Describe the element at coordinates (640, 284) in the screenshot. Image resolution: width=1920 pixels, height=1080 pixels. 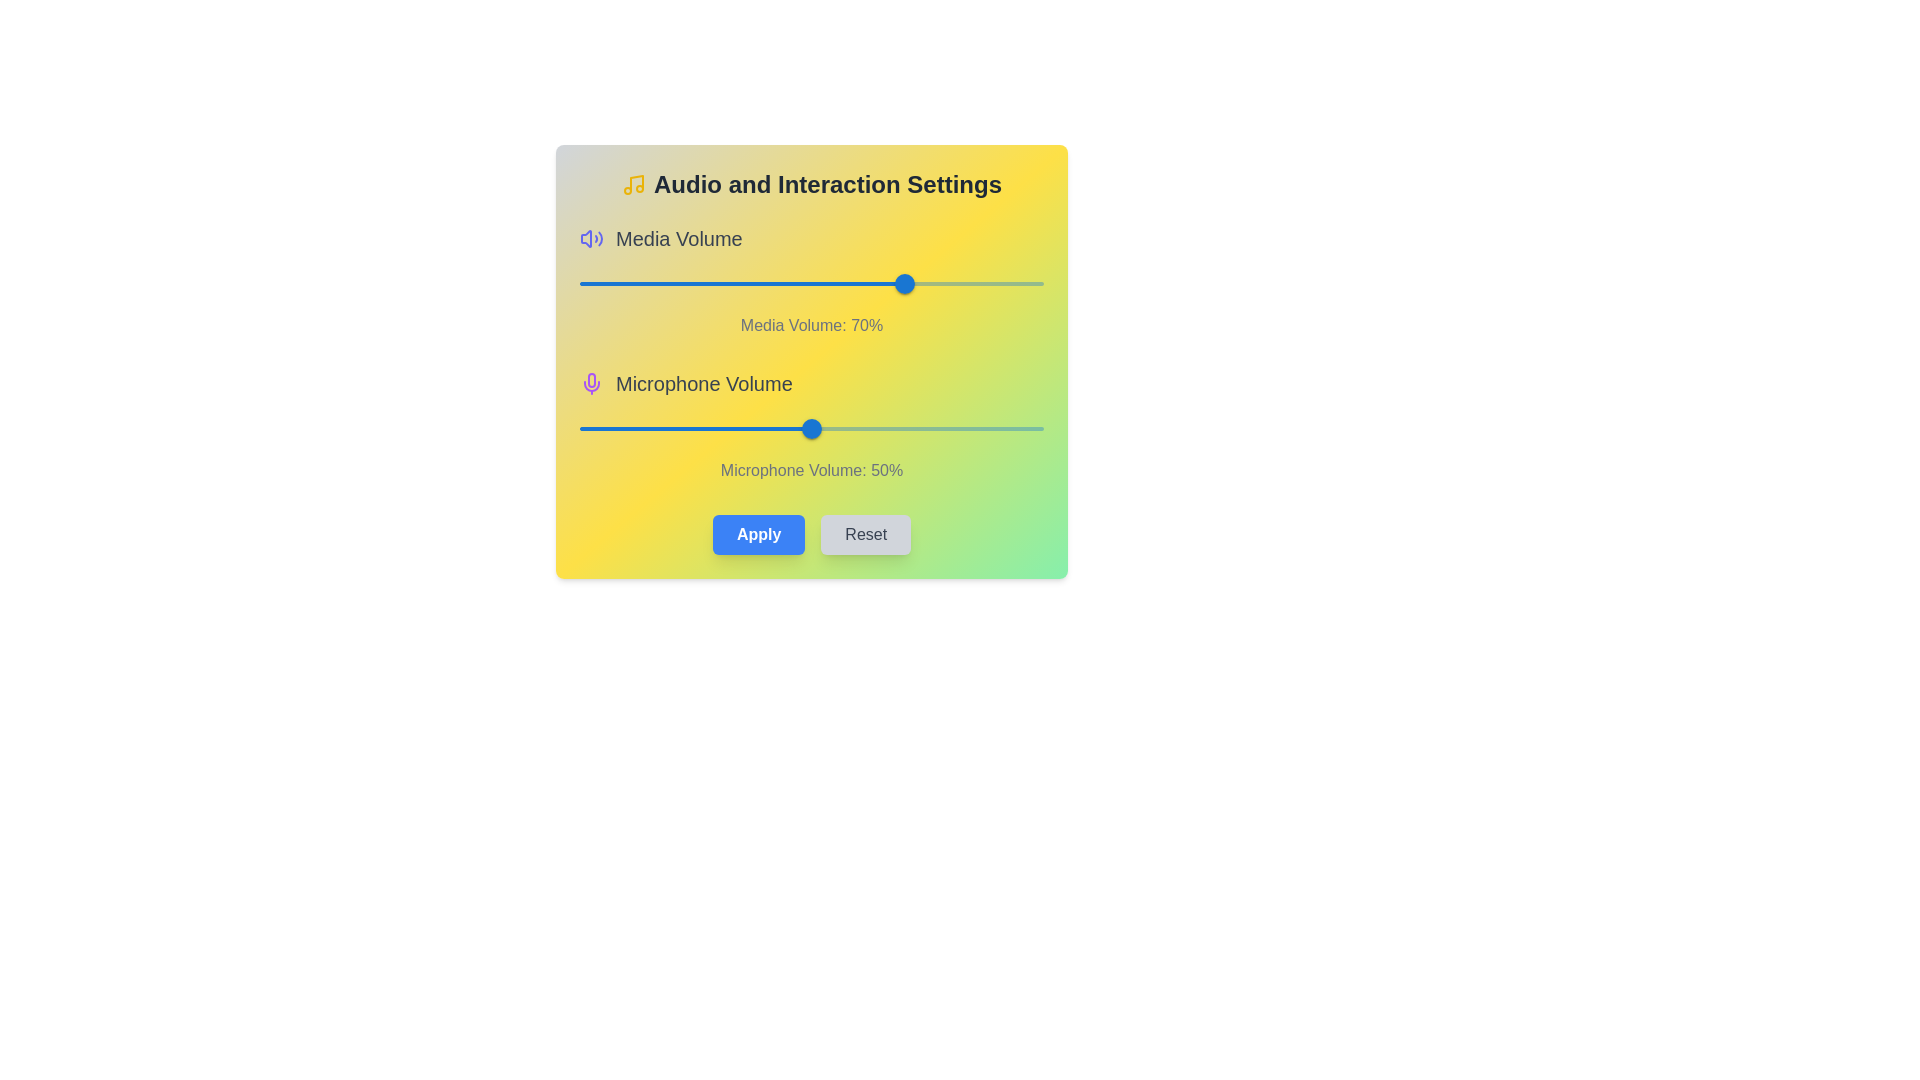
I see `the slider value` at that location.